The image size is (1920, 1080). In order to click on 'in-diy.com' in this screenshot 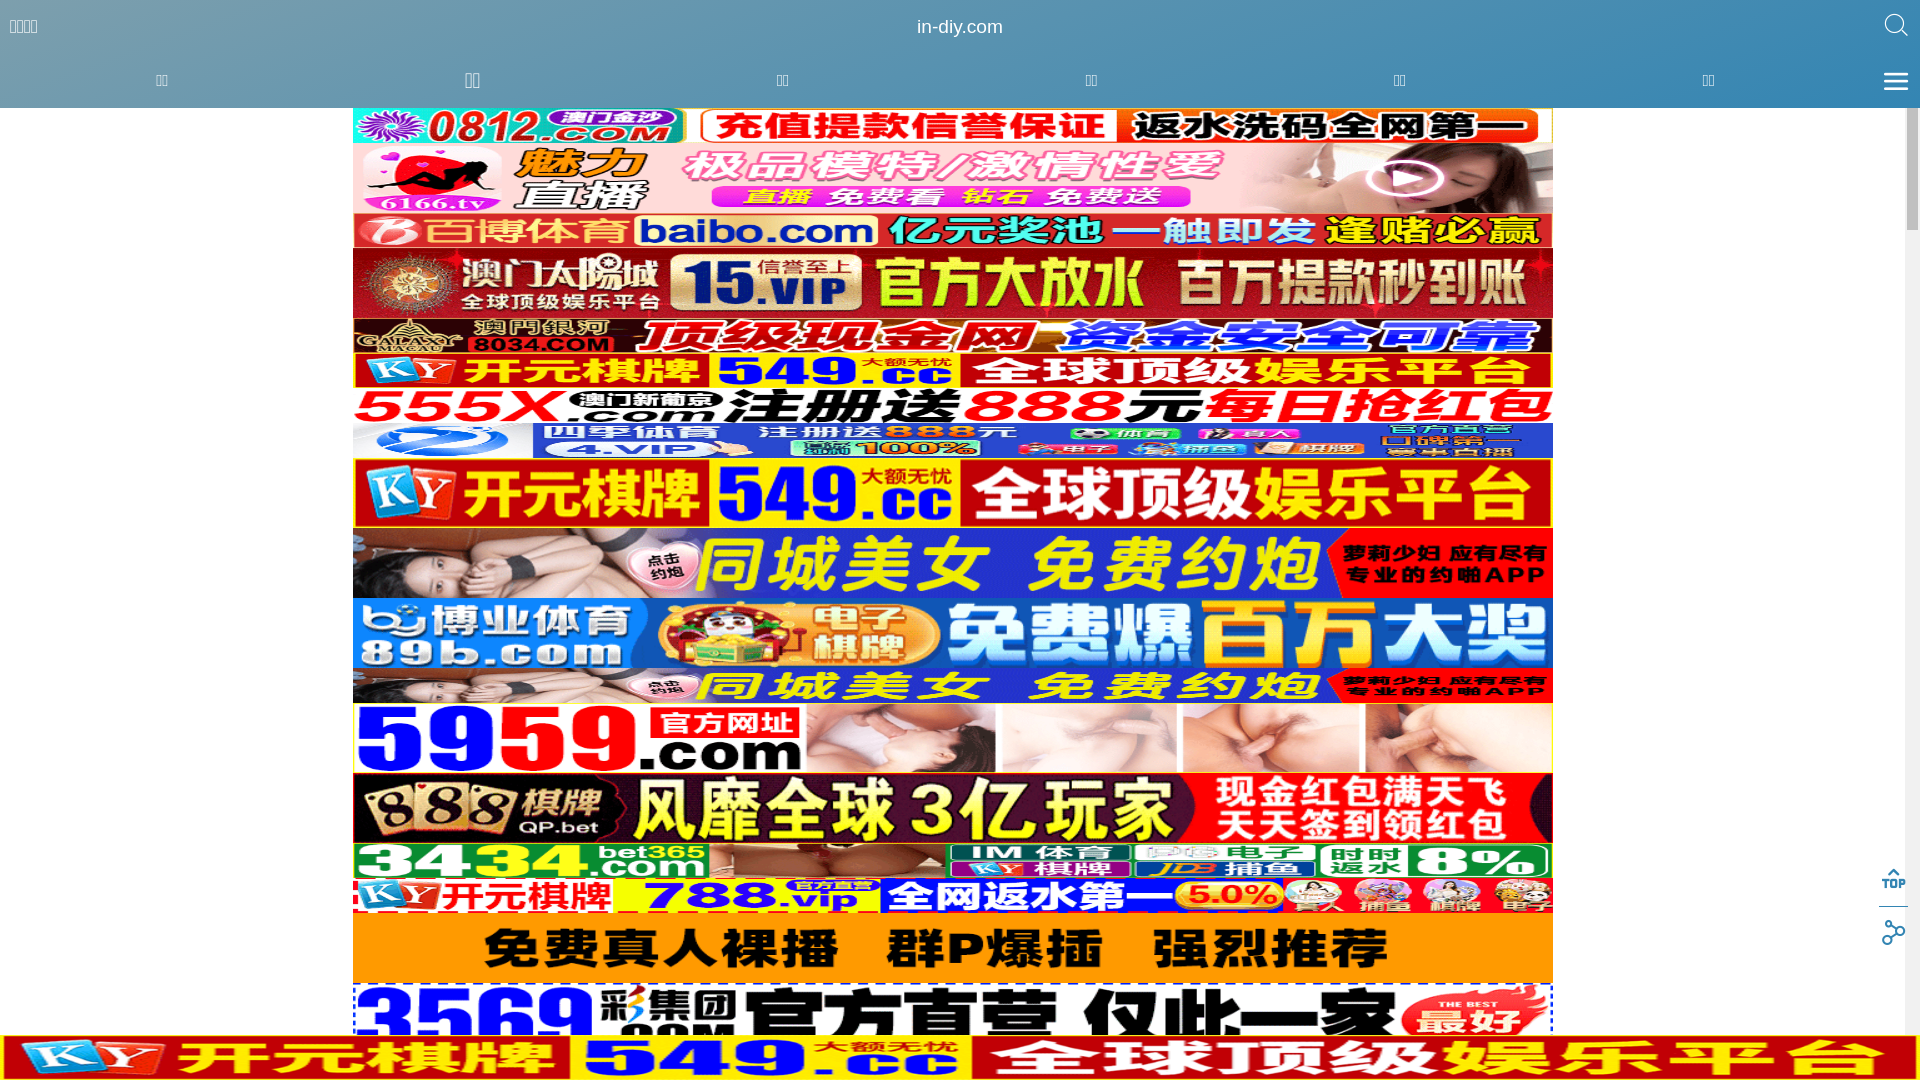, I will do `click(960, 27)`.